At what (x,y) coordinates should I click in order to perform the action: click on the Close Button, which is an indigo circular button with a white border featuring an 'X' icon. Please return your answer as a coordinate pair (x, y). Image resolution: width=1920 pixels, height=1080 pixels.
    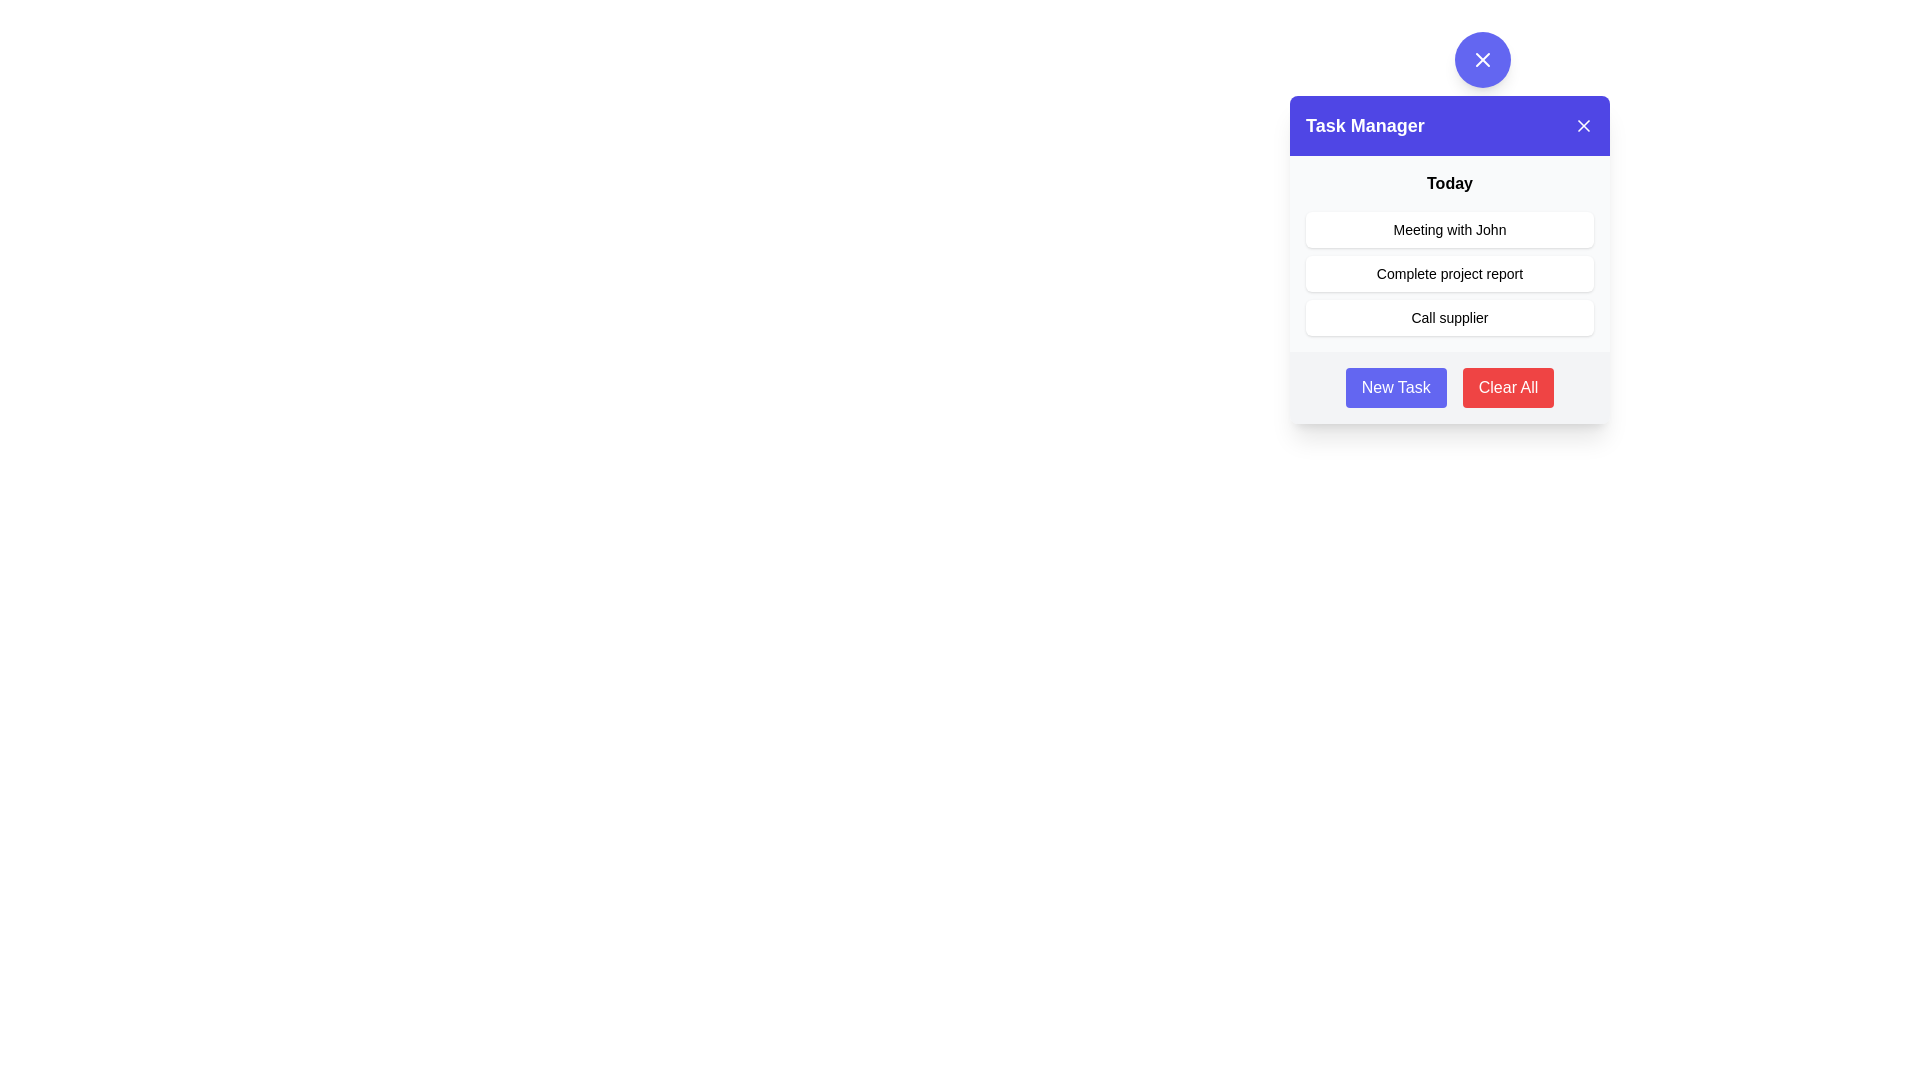
    Looking at the image, I should click on (1482, 59).